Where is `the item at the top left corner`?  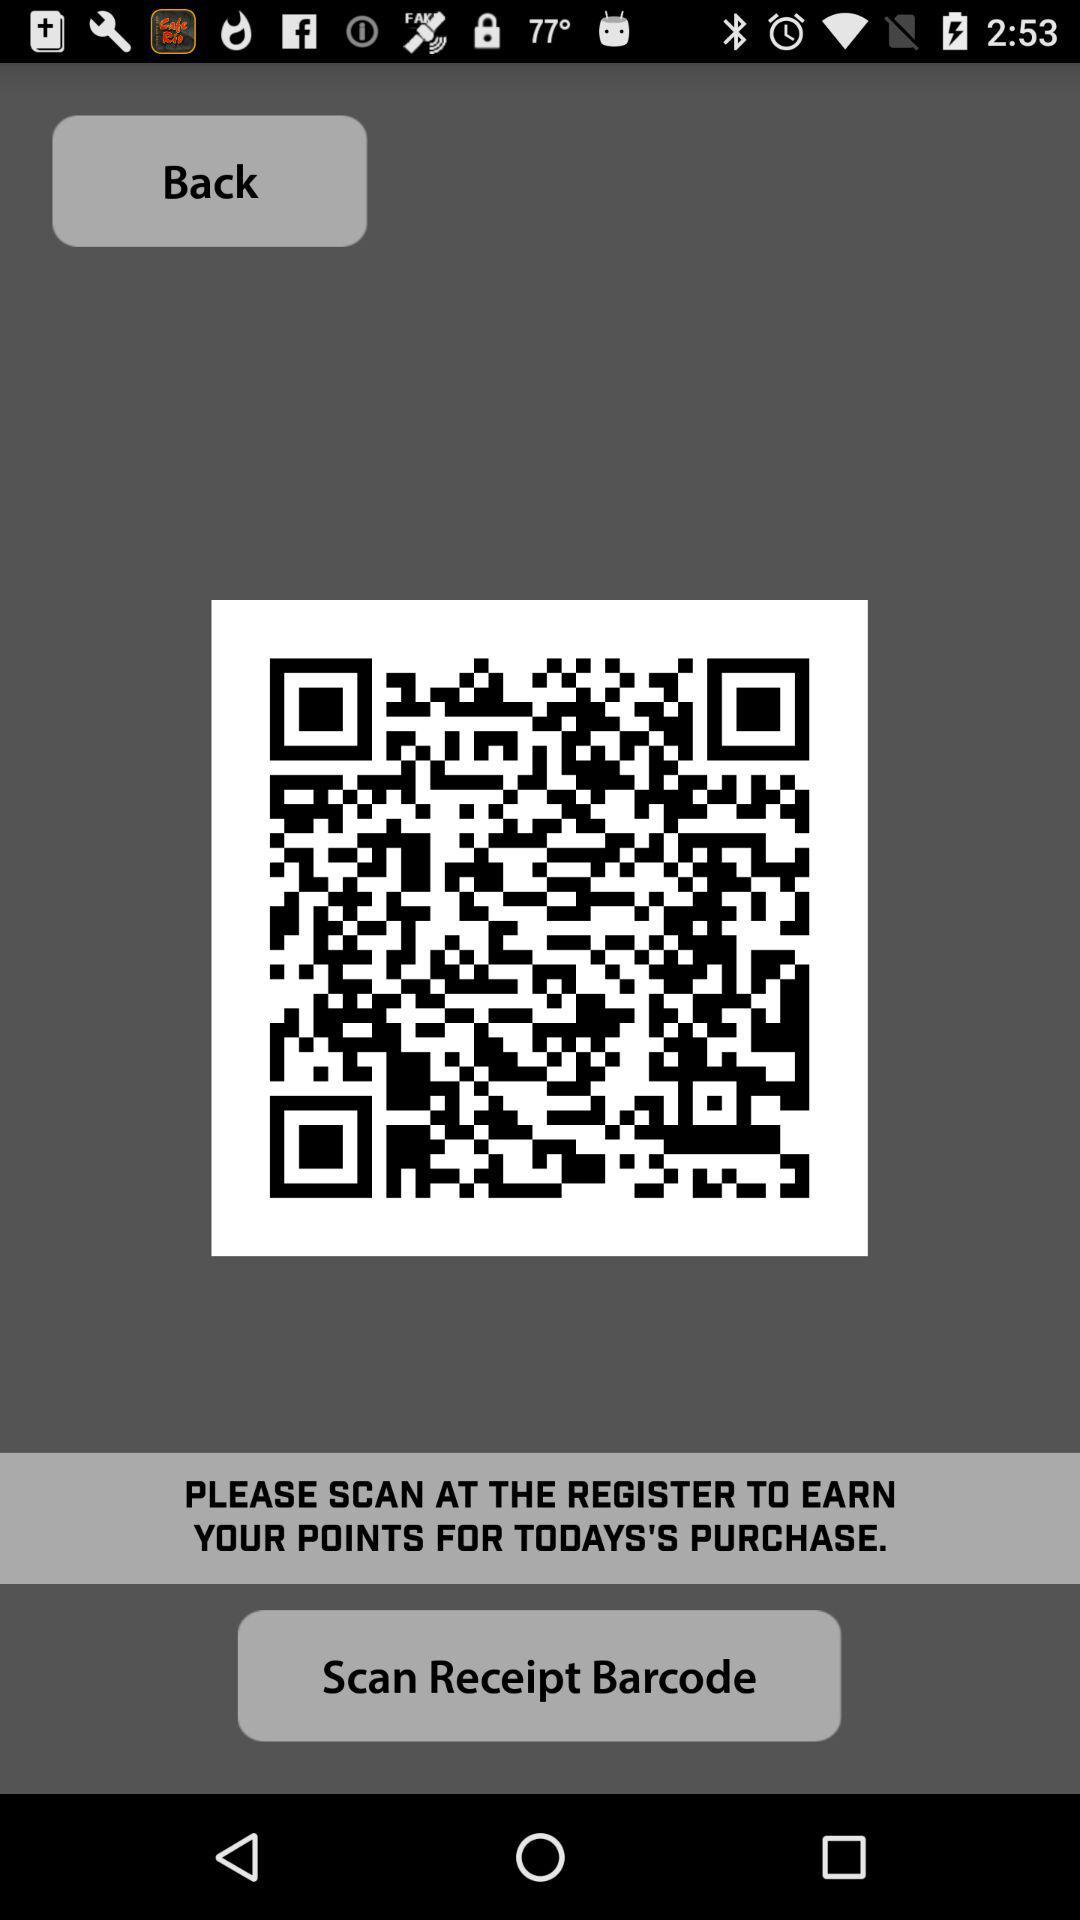 the item at the top left corner is located at coordinates (209, 181).